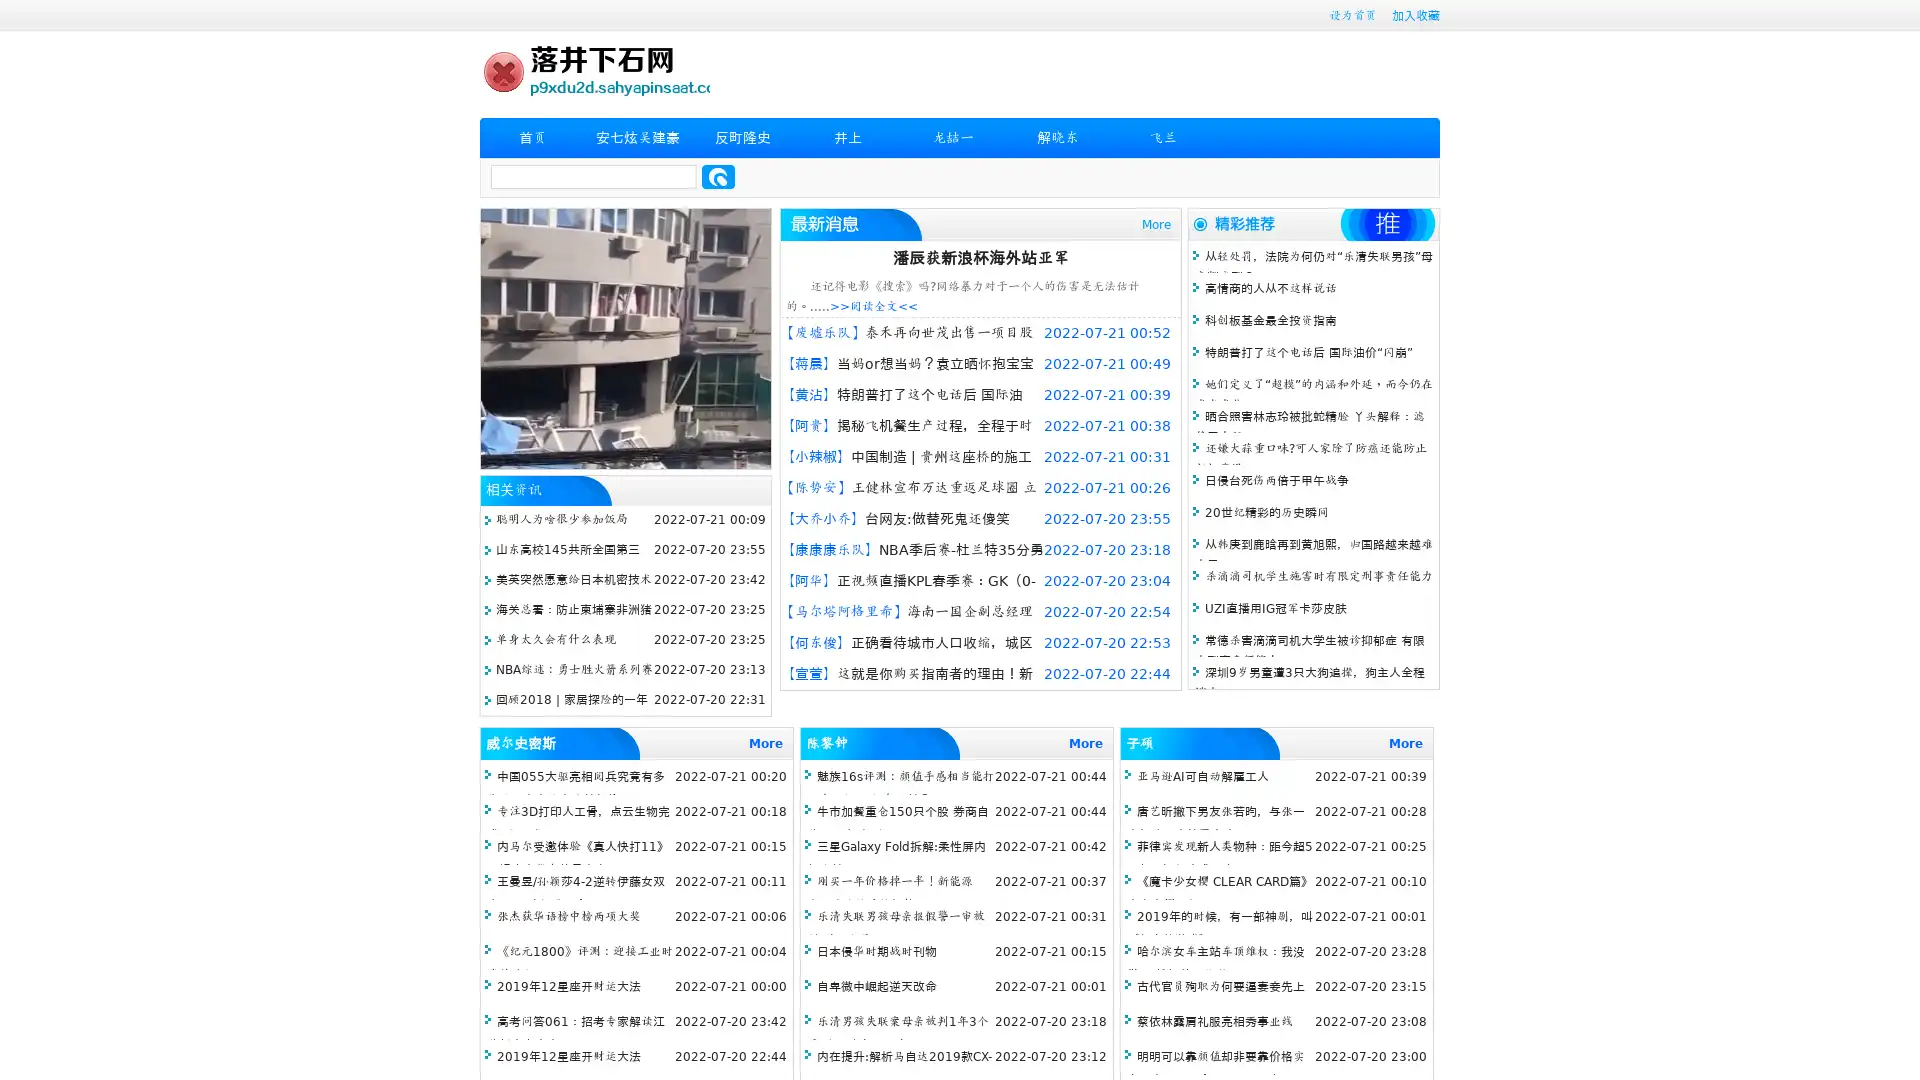  What do you see at coordinates (718, 176) in the screenshot?
I see `Search` at bounding box center [718, 176].